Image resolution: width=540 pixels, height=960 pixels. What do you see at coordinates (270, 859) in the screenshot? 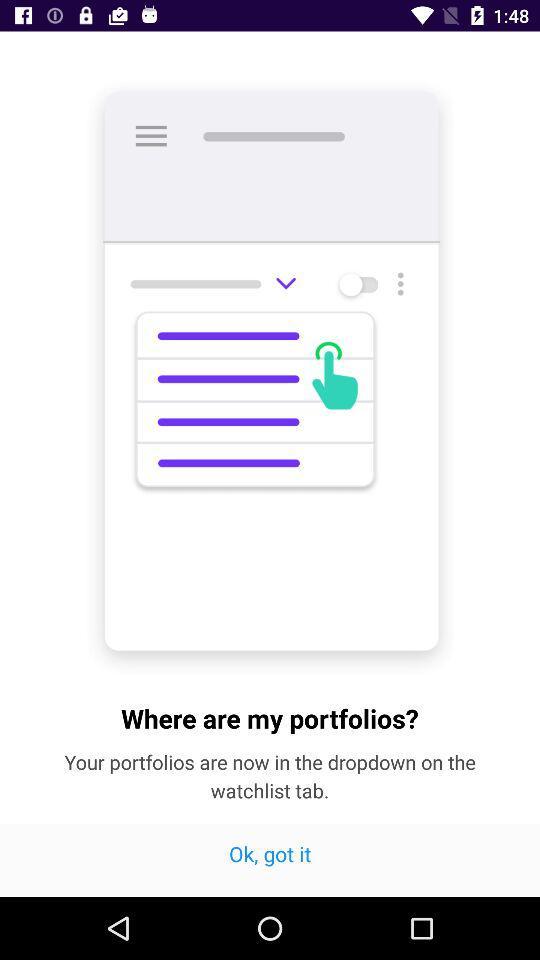
I see `icon below your portfolios are` at bounding box center [270, 859].